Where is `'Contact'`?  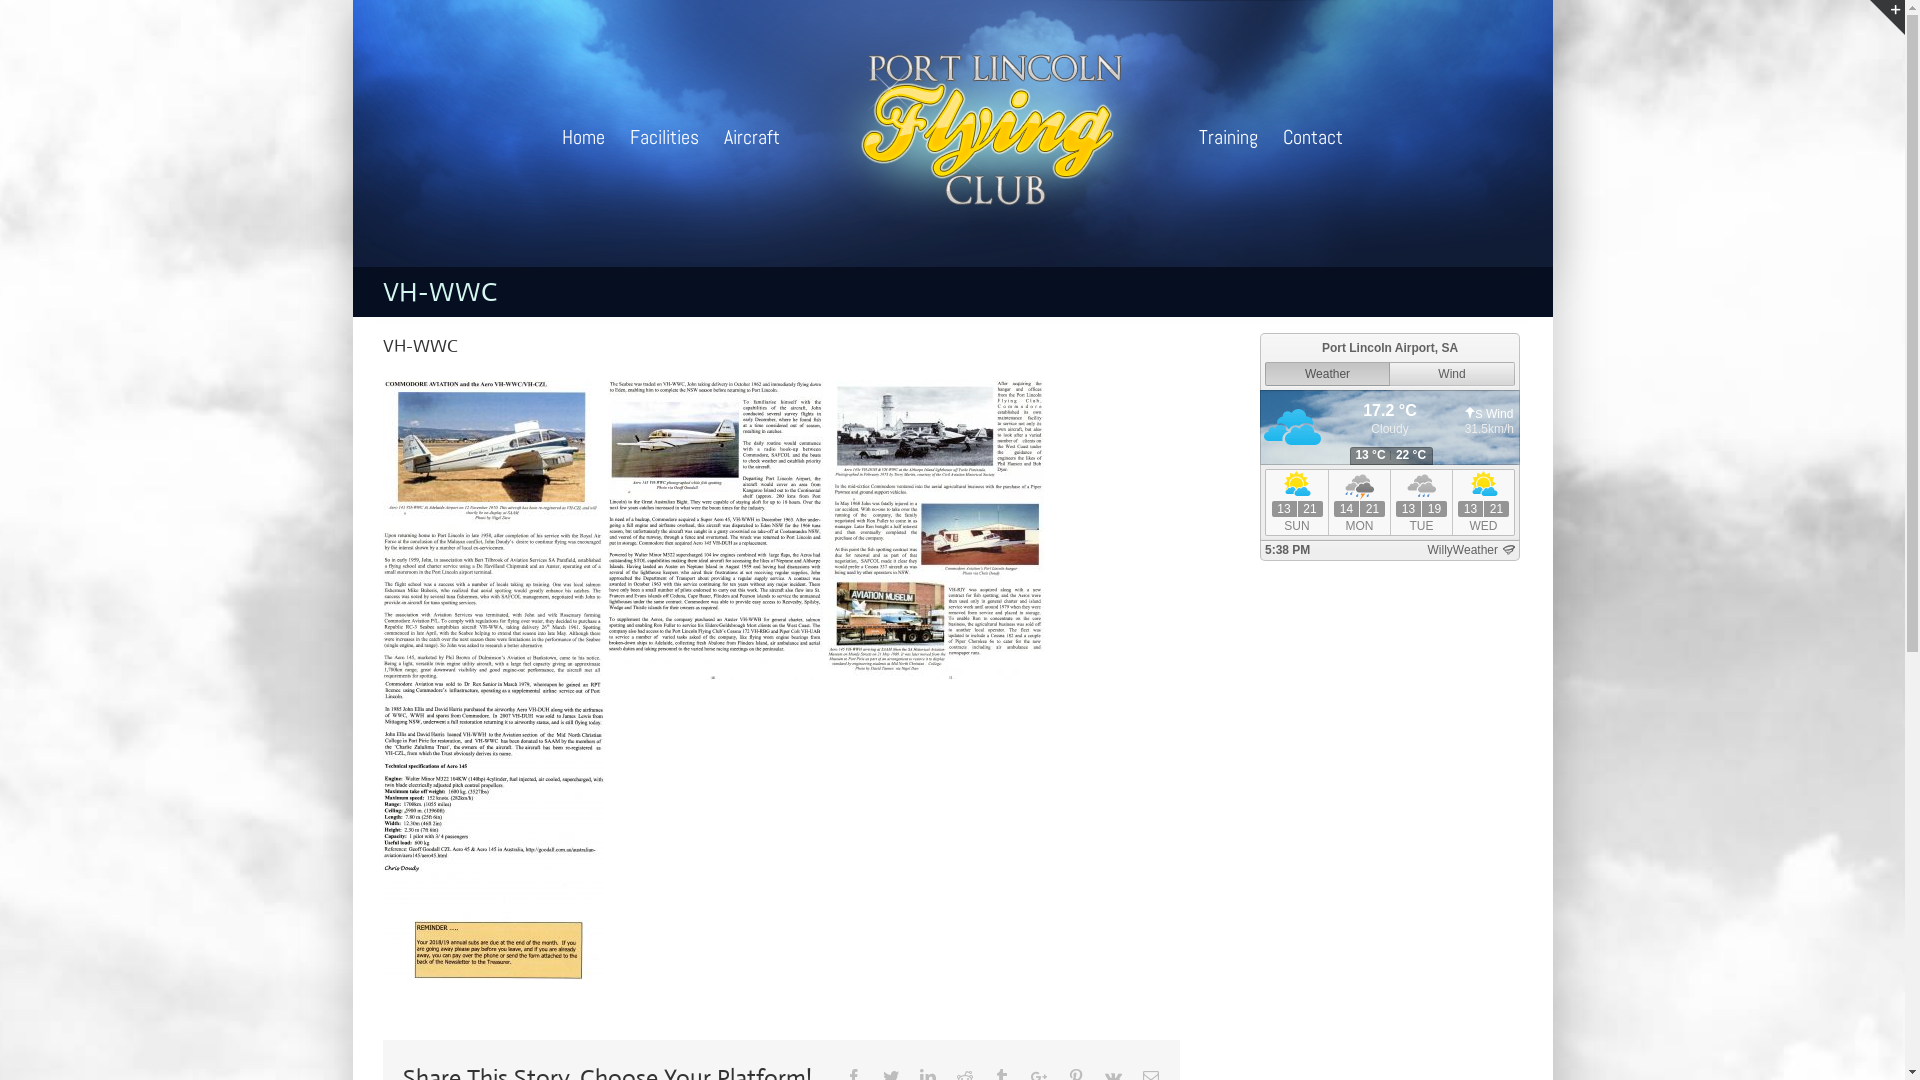
'Contact' is located at coordinates (1313, 134).